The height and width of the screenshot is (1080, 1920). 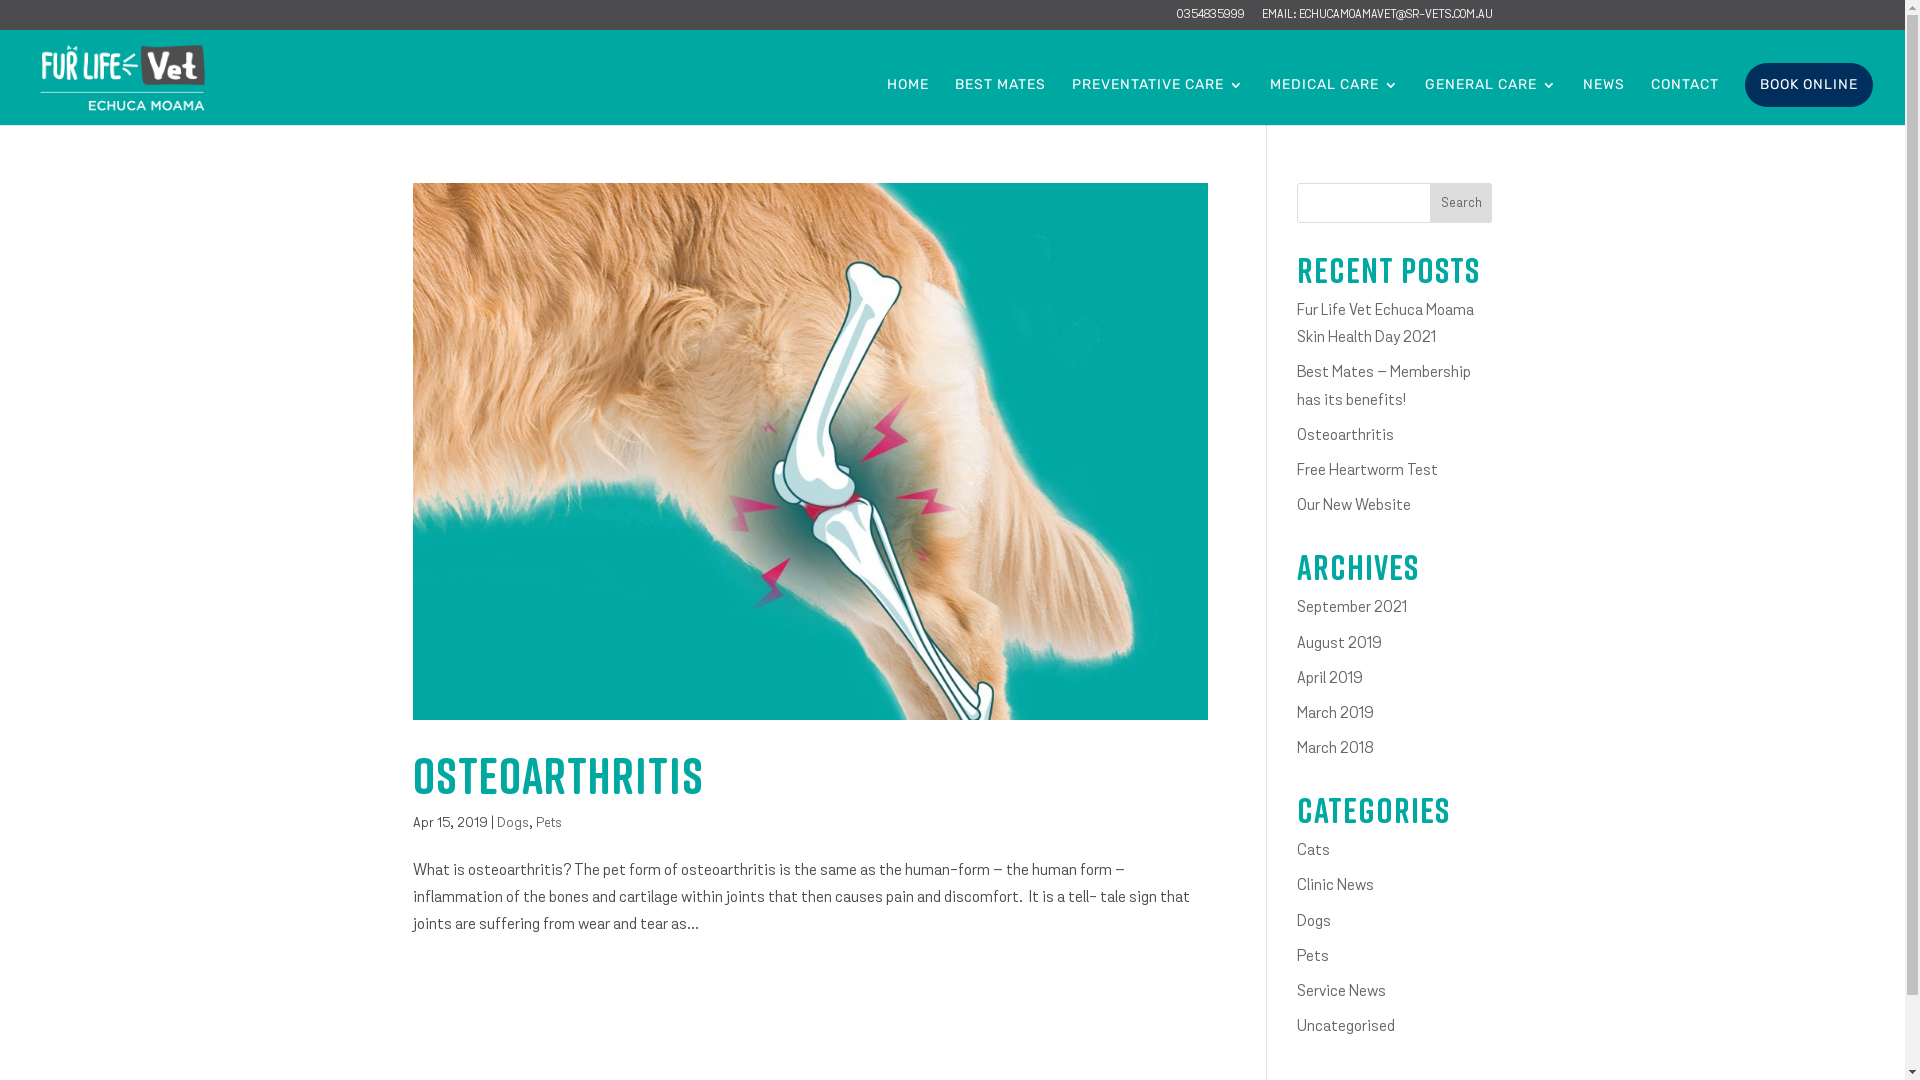 I want to click on '03 5483 5999', so click(x=1208, y=19).